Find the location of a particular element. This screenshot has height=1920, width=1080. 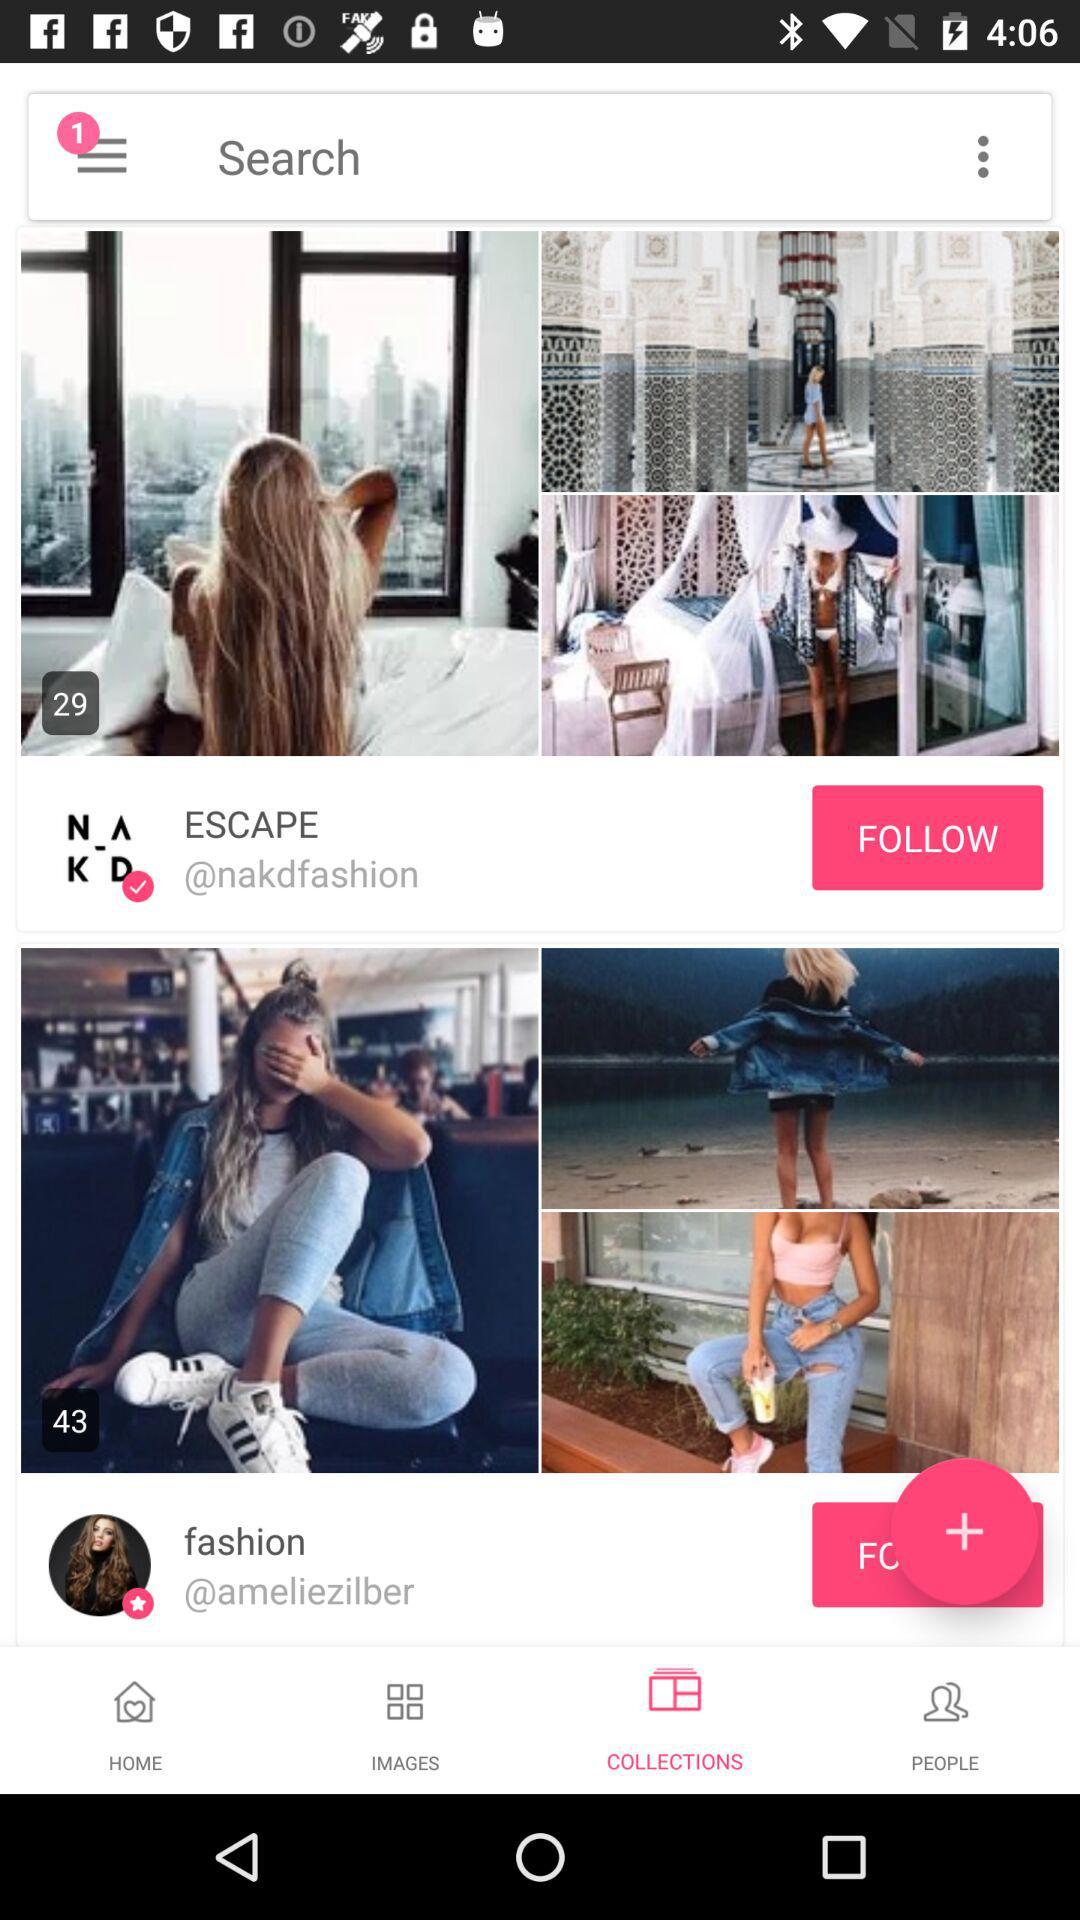

more options menu is located at coordinates (982, 155).